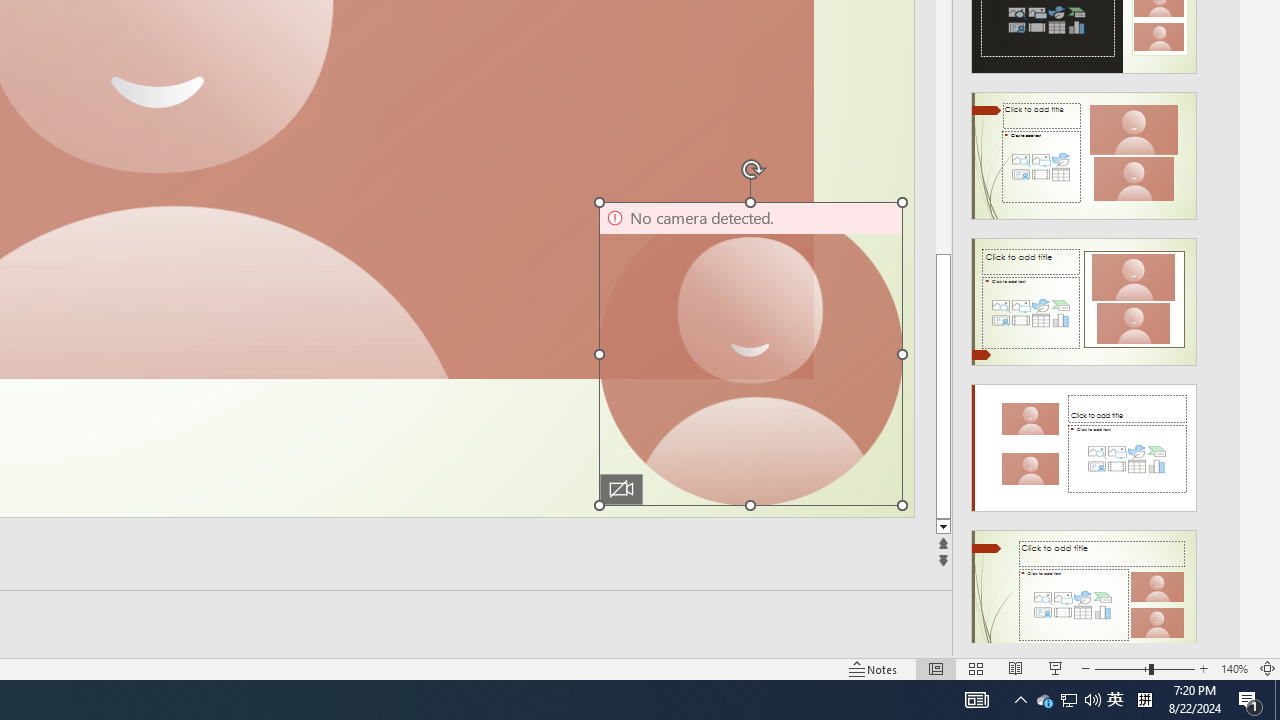 This screenshot has width=1280, height=720. What do you see at coordinates (749, 352) in the screenshot?
I see `'Camera 4, No camera detected.'` at bounding box center [749, 352].